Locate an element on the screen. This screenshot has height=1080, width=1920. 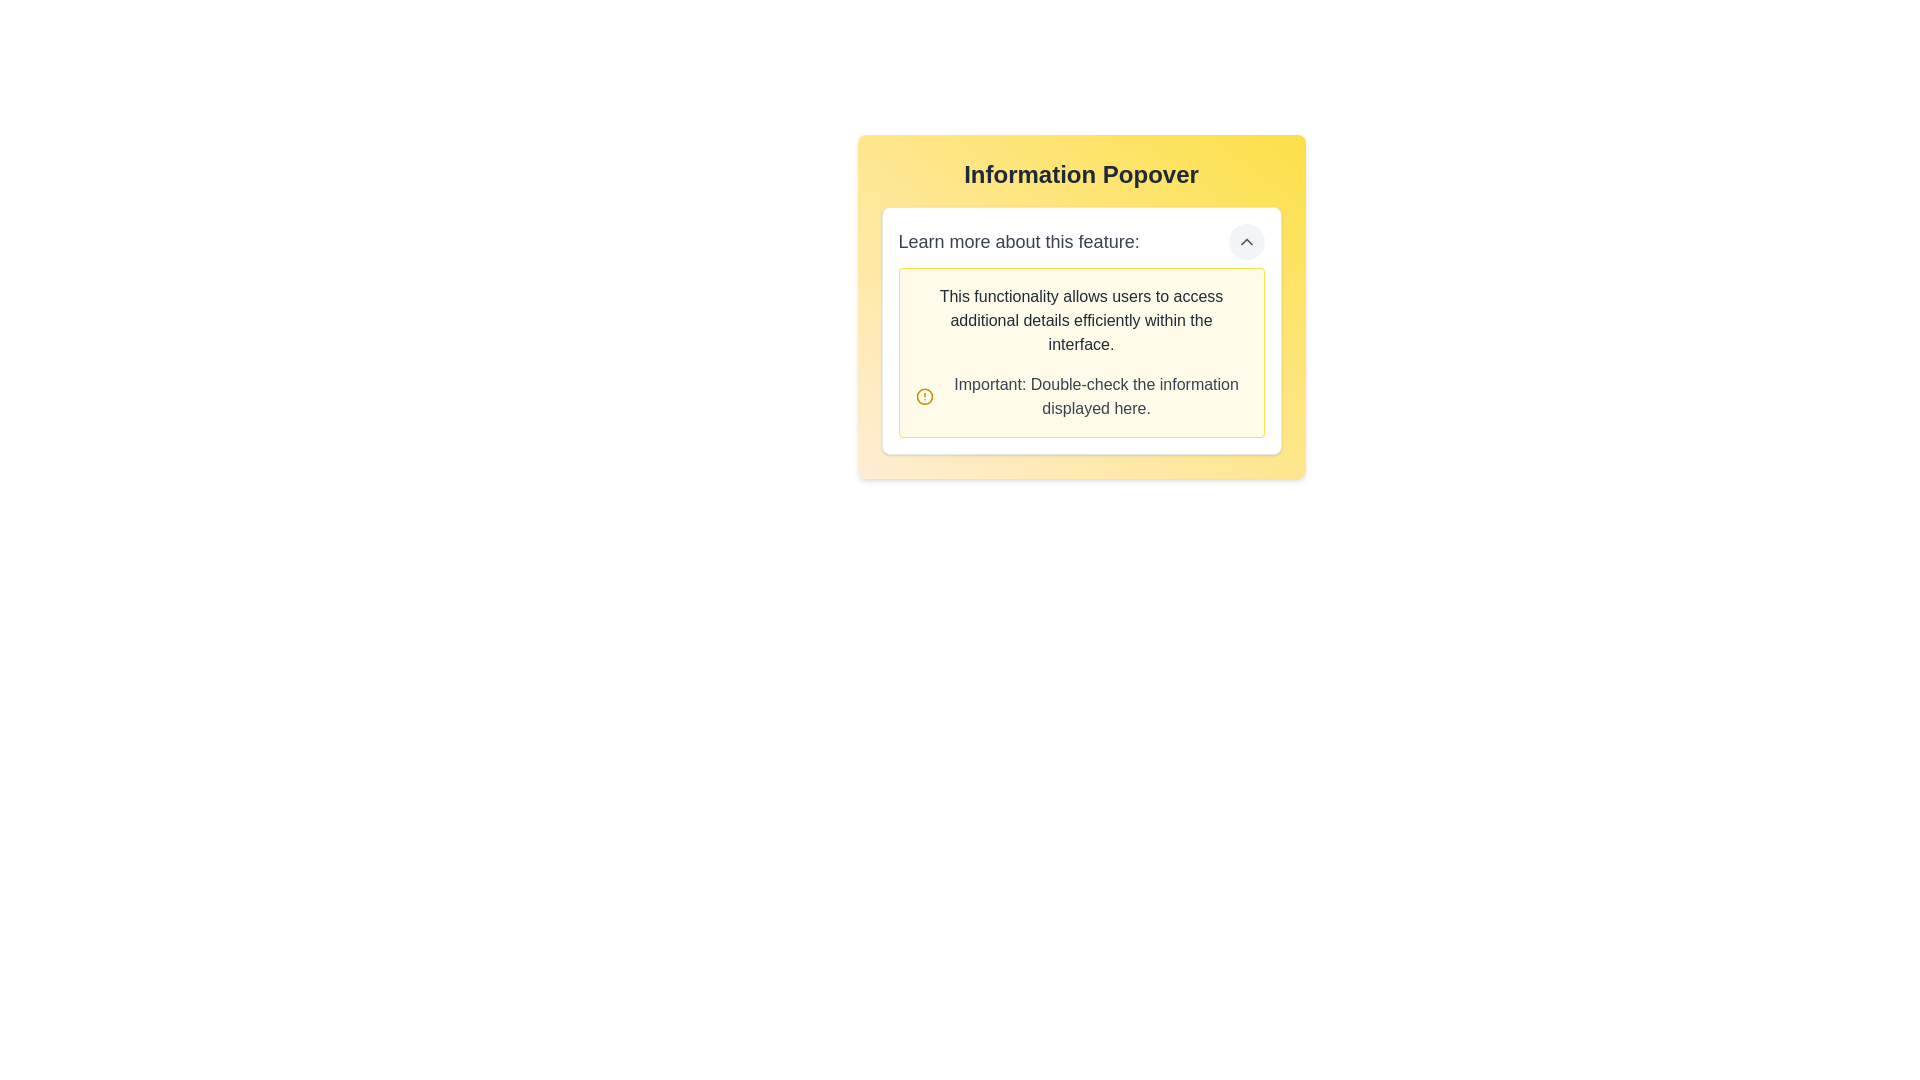
the informational content box that provides cautionary textual explanations, located below the header 'Learn more about this feature' and above the close button in the popover interface is located at coordinates (1080, 352).